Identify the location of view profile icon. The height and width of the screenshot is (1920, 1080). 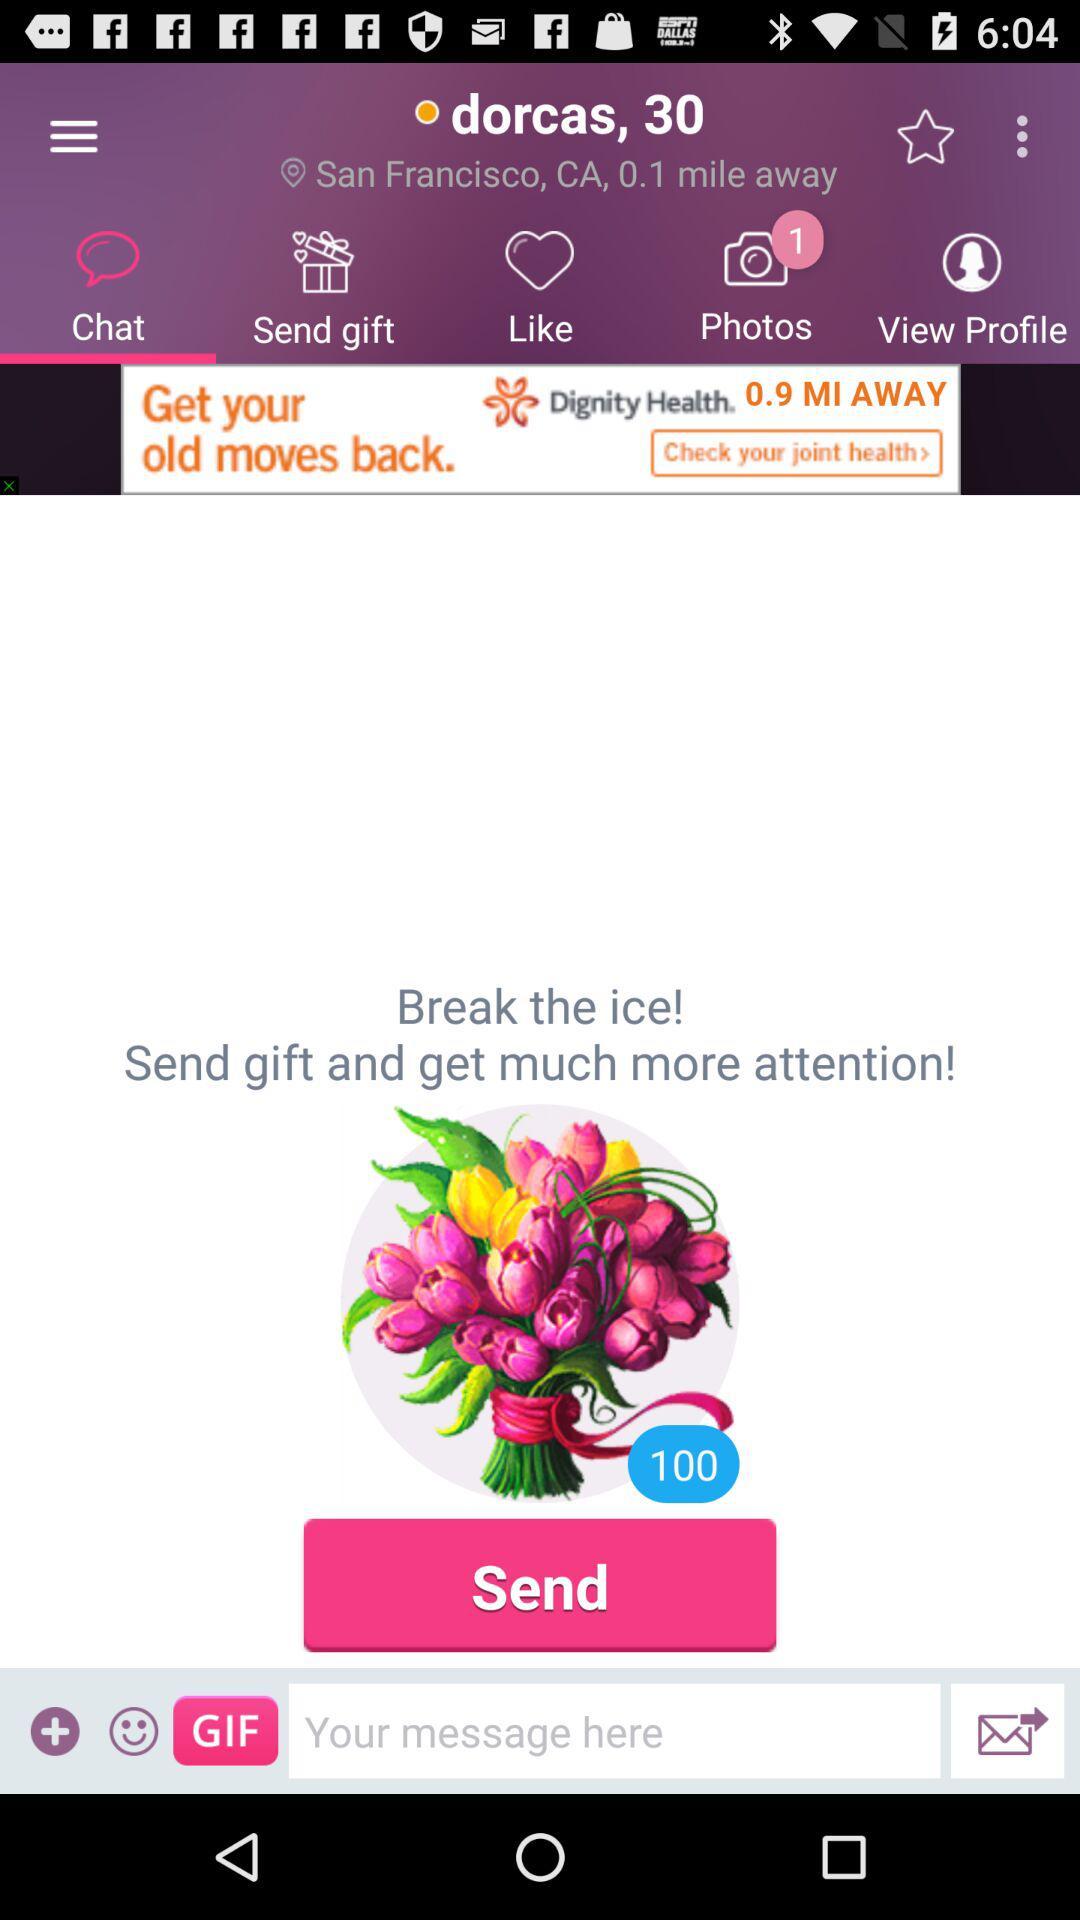
(971, 285).